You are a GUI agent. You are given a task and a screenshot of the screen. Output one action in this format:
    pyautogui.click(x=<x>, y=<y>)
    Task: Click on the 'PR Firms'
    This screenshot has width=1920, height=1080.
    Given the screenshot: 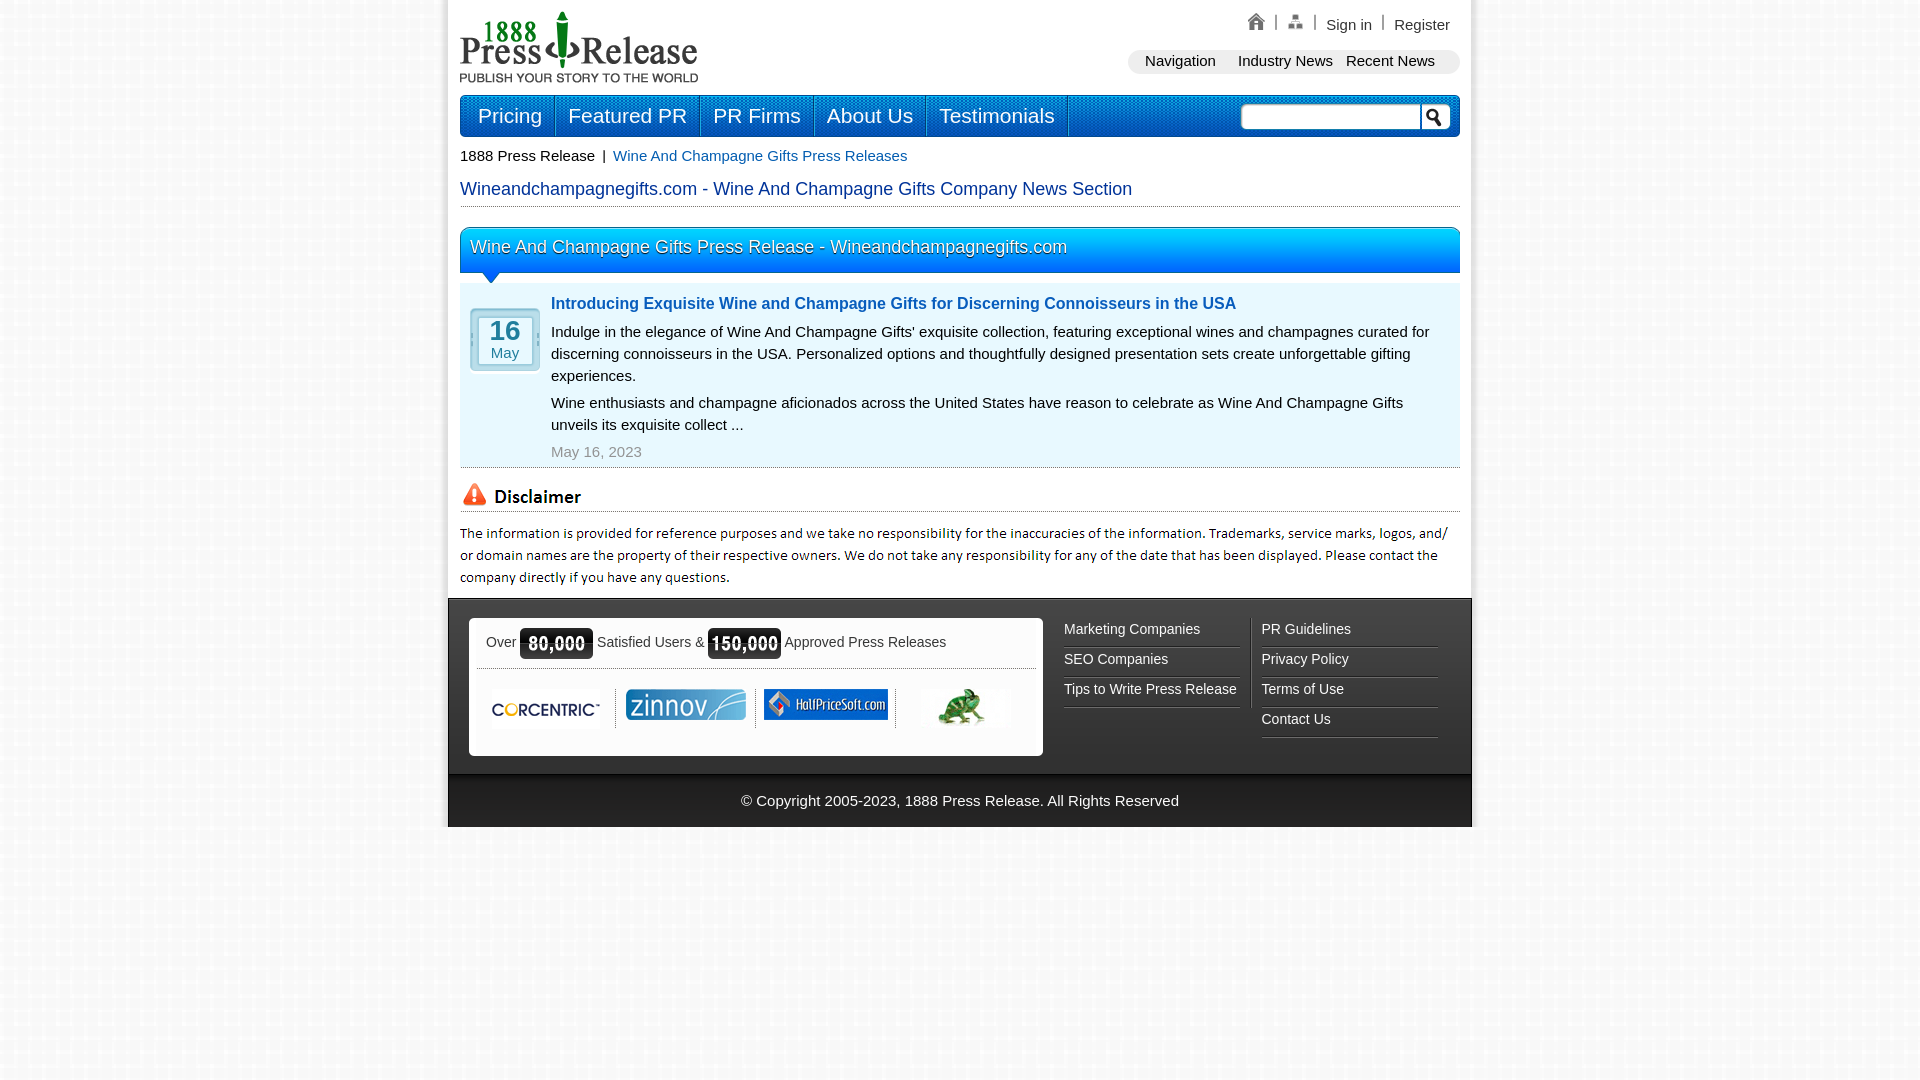 What is the action you would take?
    pyautogui.click(x=756, y=115)
    